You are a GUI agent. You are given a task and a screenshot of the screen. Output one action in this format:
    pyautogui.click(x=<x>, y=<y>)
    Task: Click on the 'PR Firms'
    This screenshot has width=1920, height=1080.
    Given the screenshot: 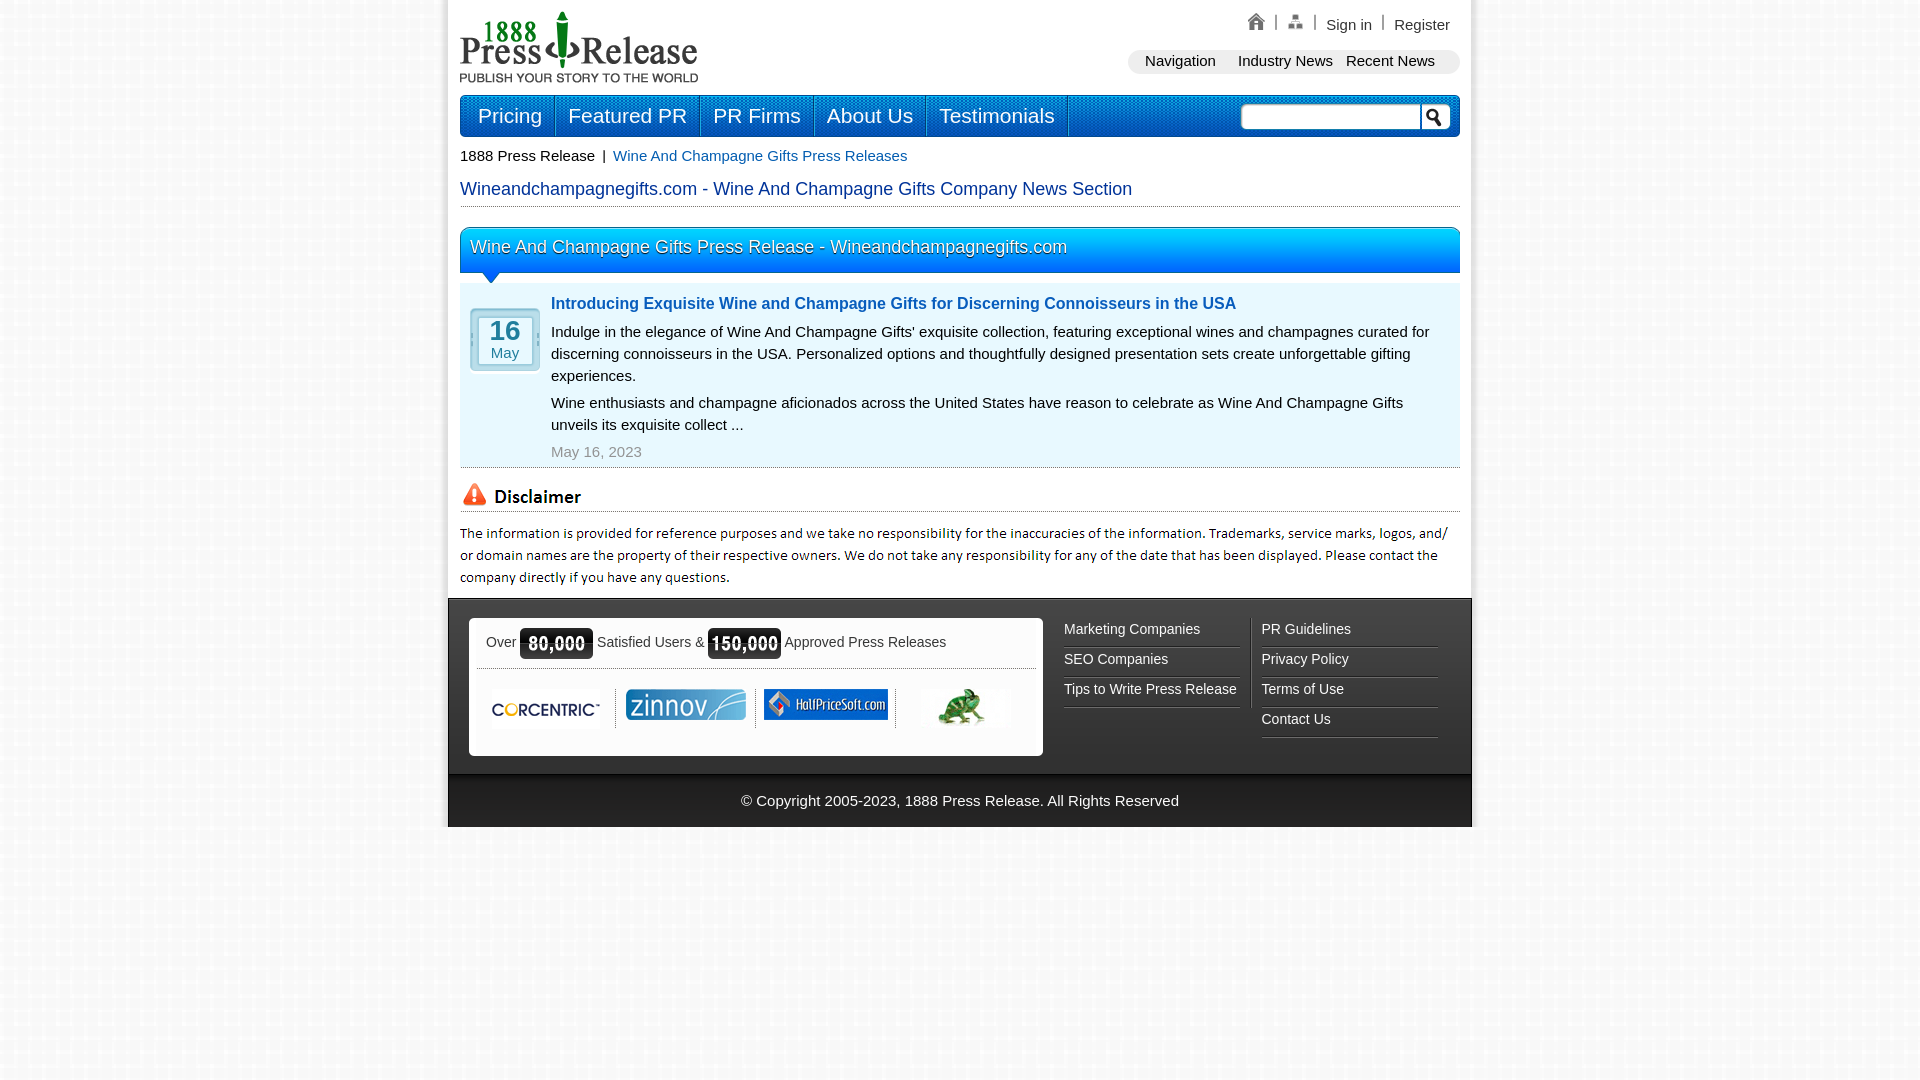 What is the action you would take?
    pyautogui.click(x=756, y=115)
    